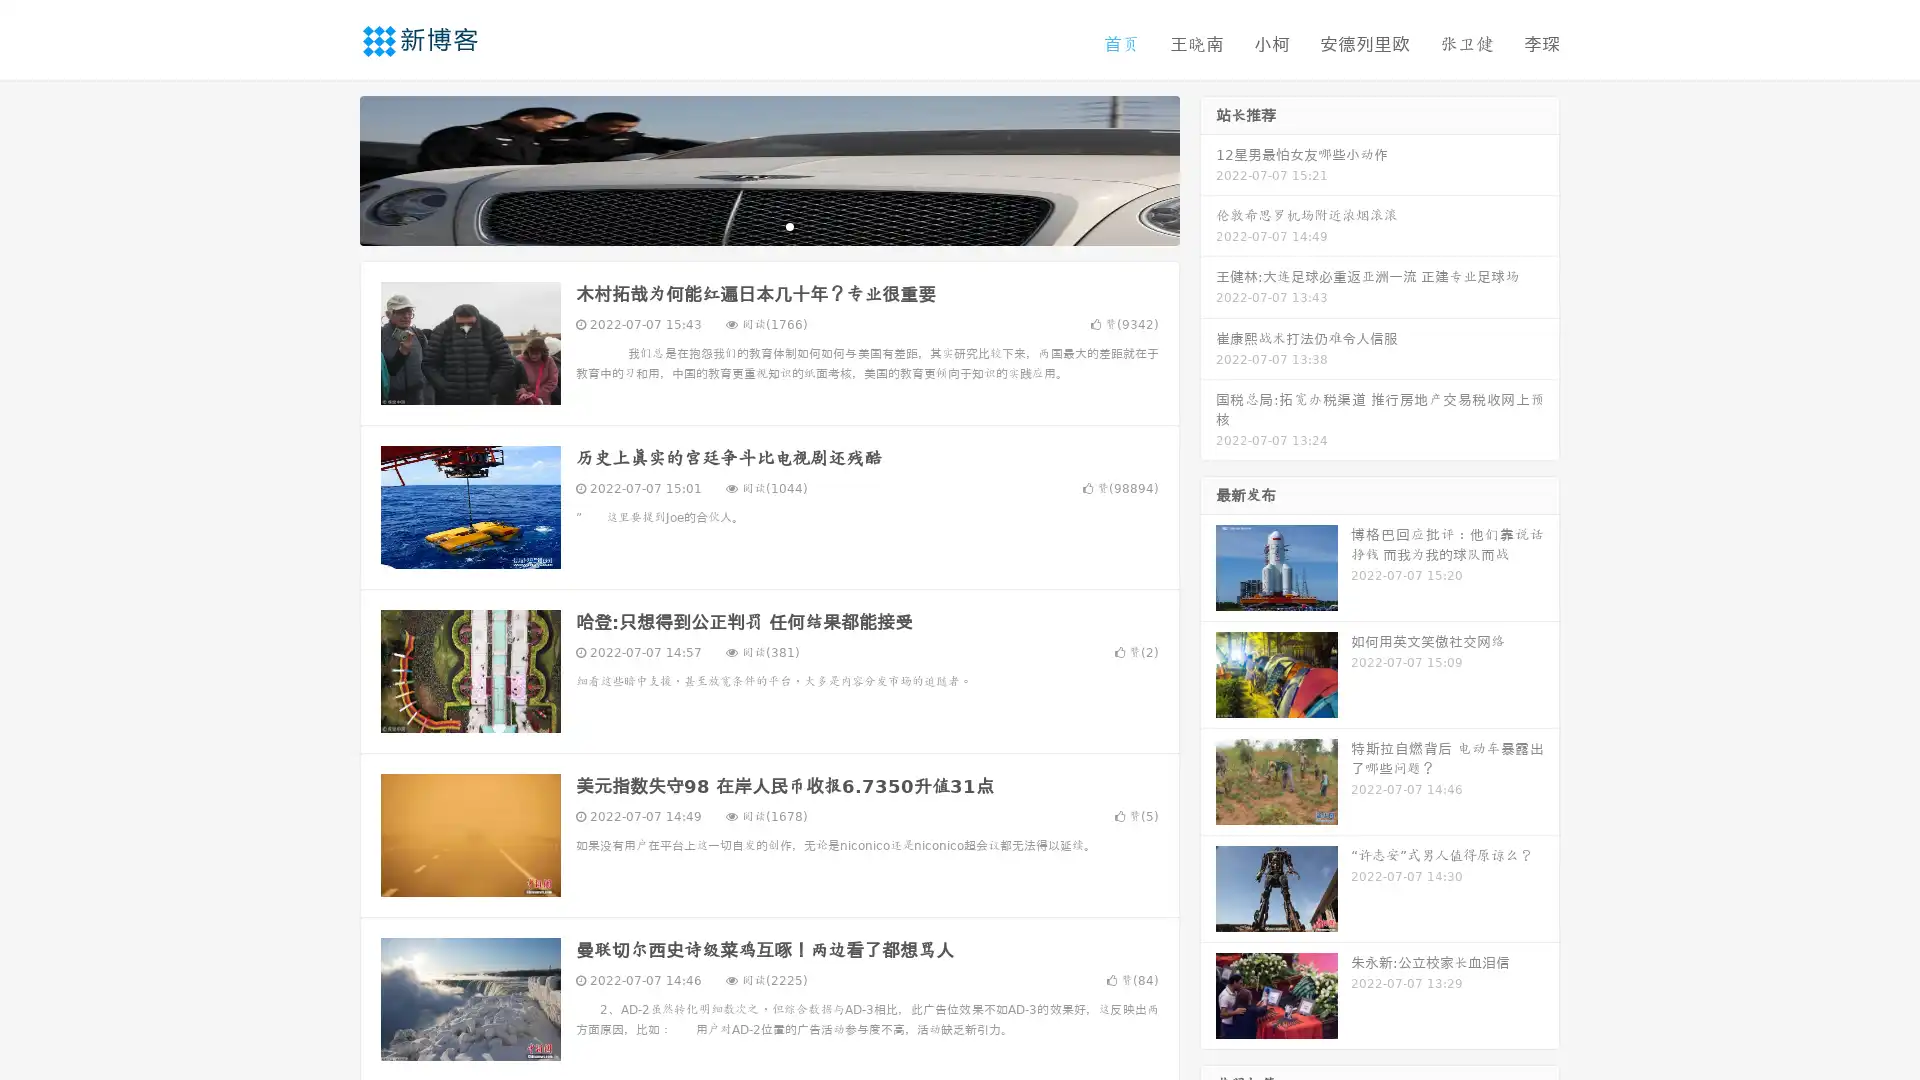  What do you see at coordinates (330, 168) in the screenshot?
I see `Previous slide` at bounding box center [330, 168].